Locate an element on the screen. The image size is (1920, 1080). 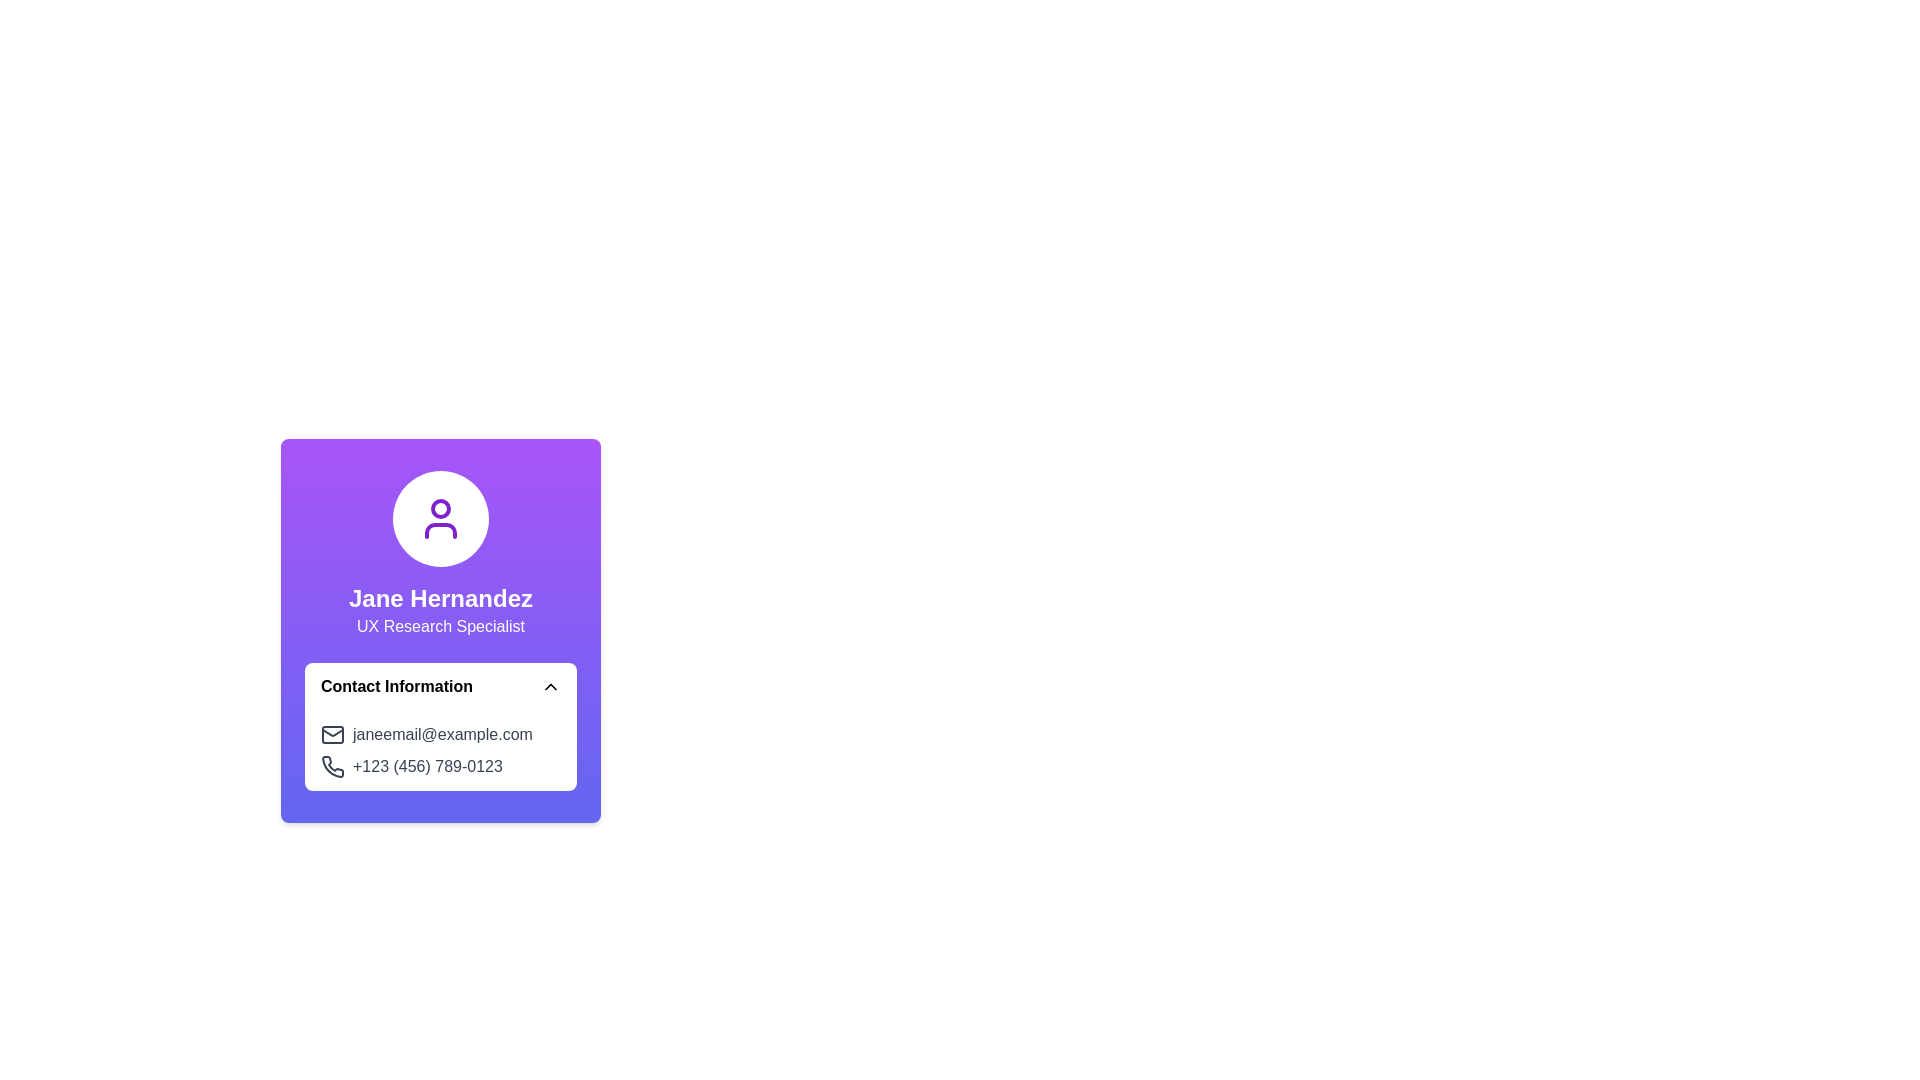
to highlight the phone number text label located in the 'Contact Information' section, positioned below 'janeemail@example.com' and is located at coordinates (426, 766).